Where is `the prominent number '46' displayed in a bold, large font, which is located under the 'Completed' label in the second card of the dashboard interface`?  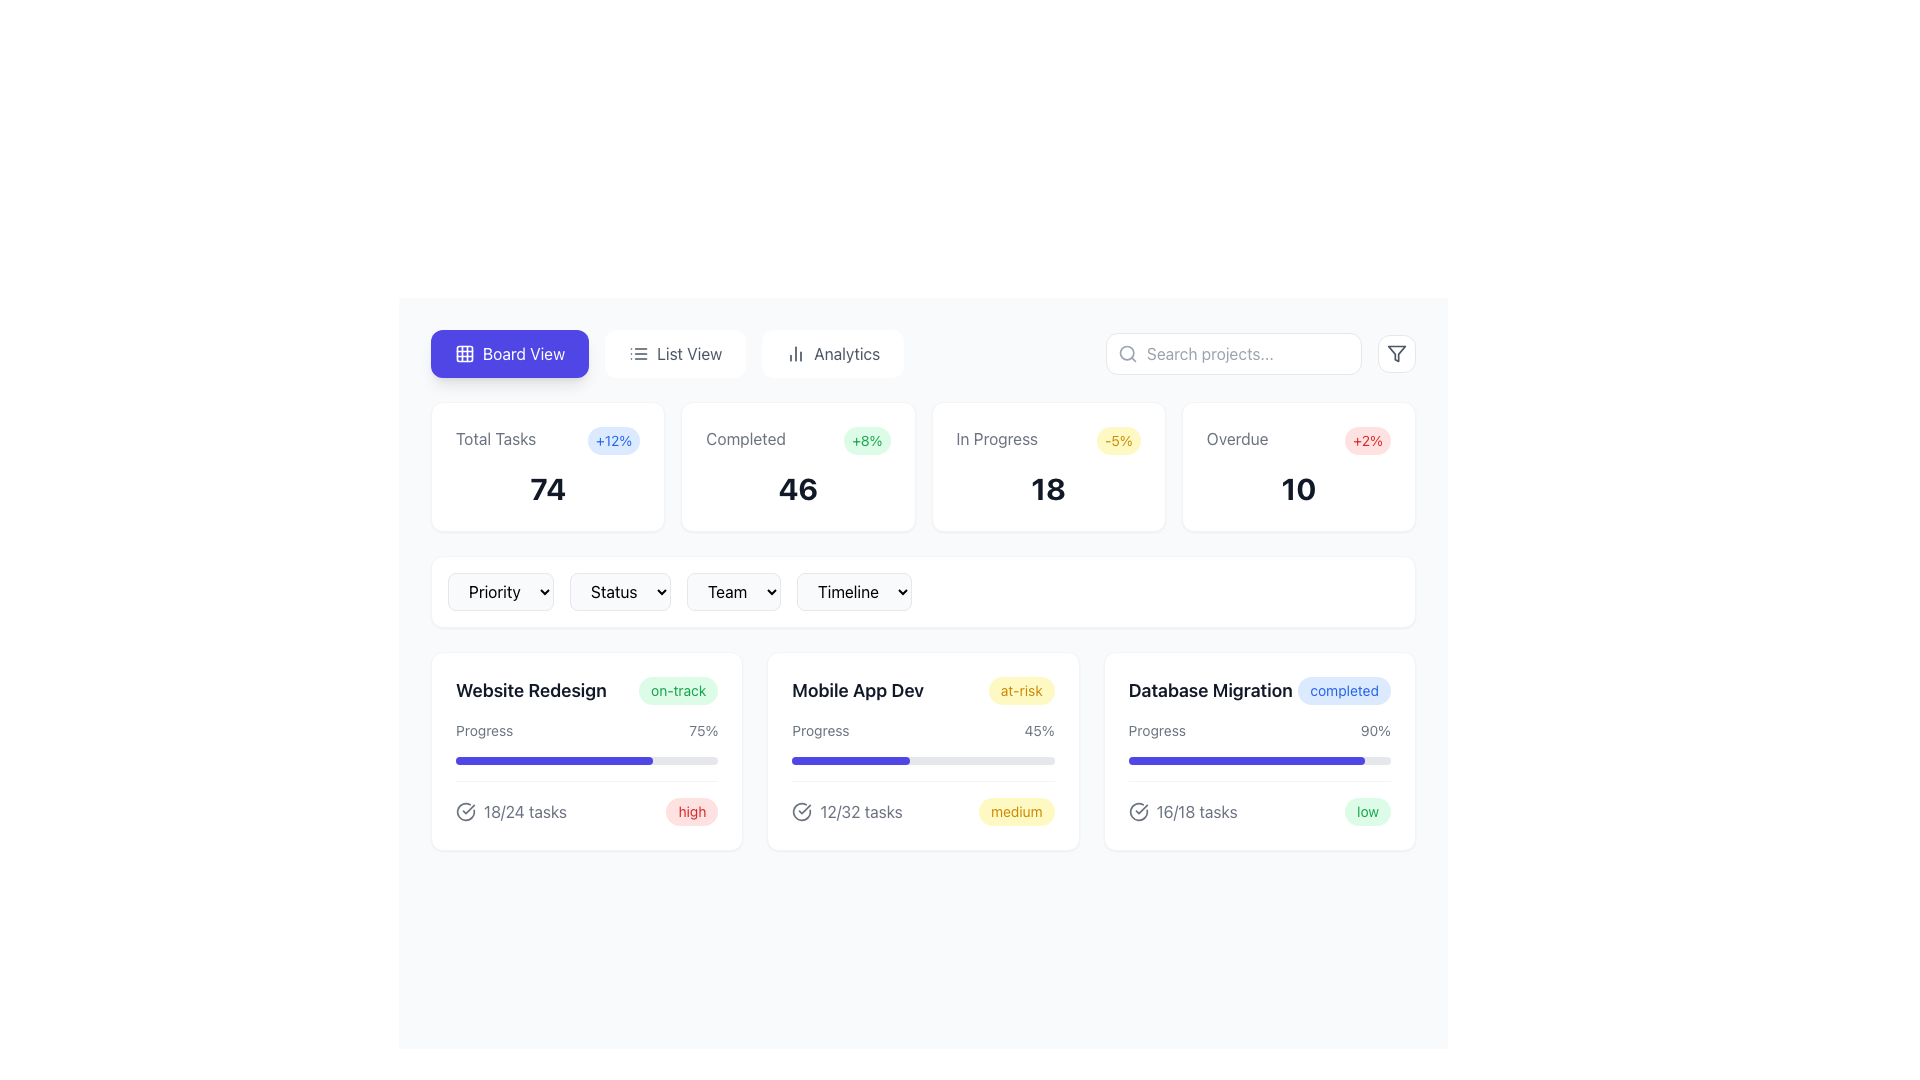
the prominent number '46' displayed in a bold, large font, which is located under the 'Completed' label in the second card of the dashboard interface is located at coordinates (797, 489).